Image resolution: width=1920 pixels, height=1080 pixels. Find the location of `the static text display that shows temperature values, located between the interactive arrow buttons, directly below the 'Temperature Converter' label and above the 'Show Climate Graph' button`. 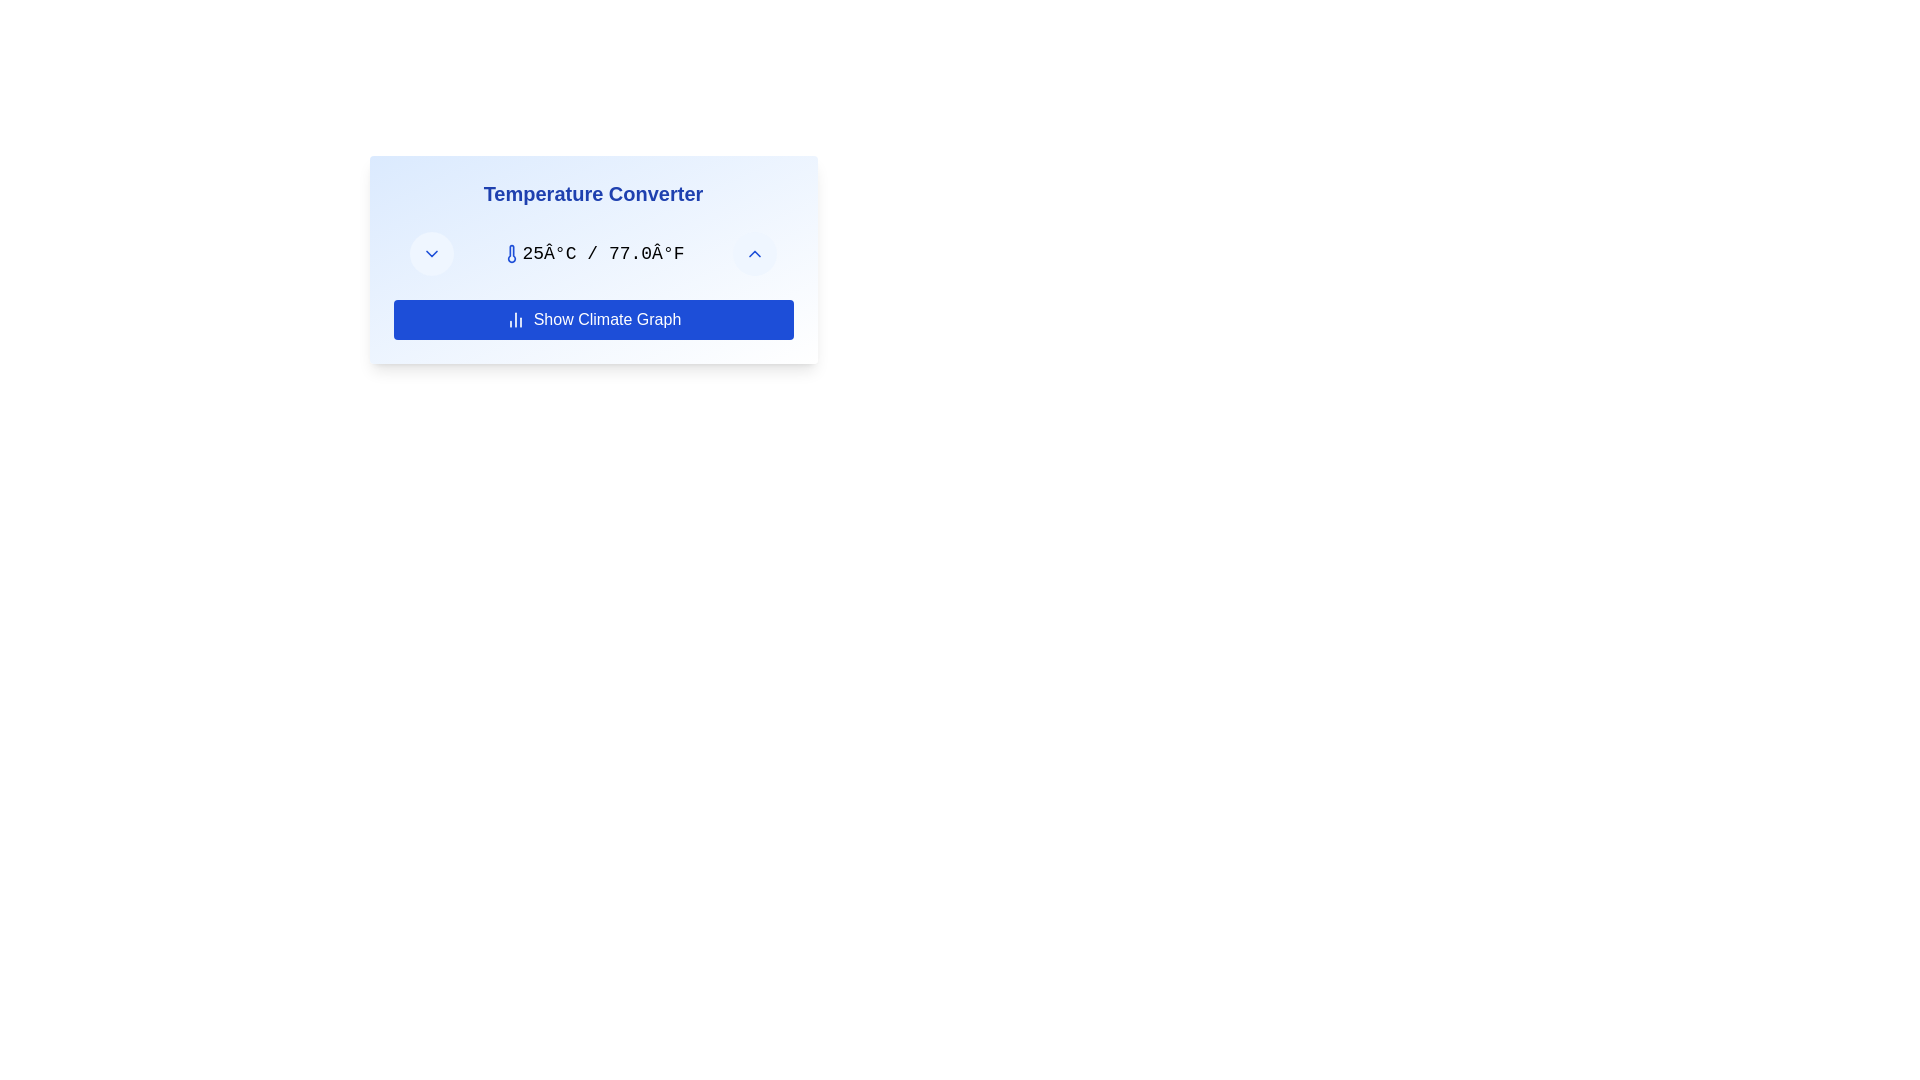

the static text display that shows temperature values, located between the interactive arrow buttons, directly below the 'Temperature Converter' label and above the 'Show Climate Graph' button is located at coordinates (592, 253).